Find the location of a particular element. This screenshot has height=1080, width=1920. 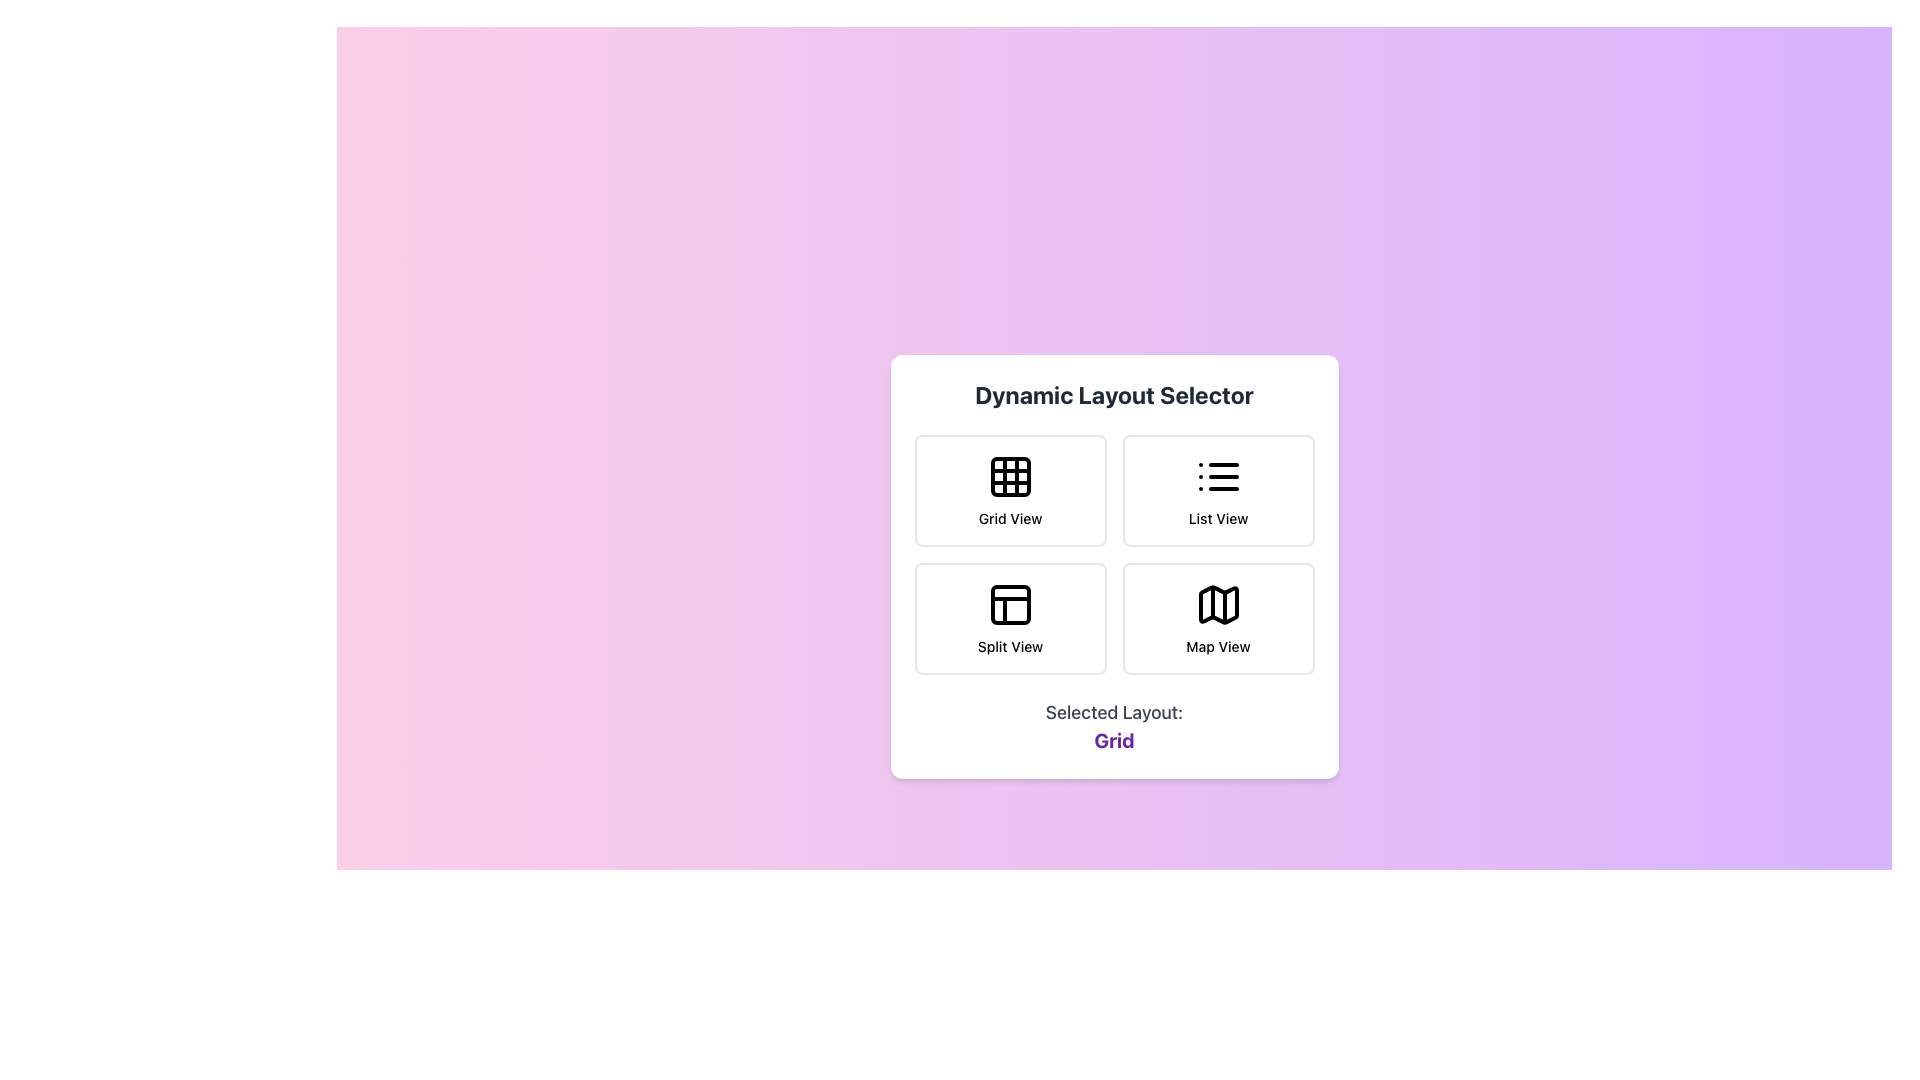

the central rectangle of the 'Grid View' button in the layout selector modal, which serves as a decorative shape within the grid icon is located at coordinates (1010, 477).